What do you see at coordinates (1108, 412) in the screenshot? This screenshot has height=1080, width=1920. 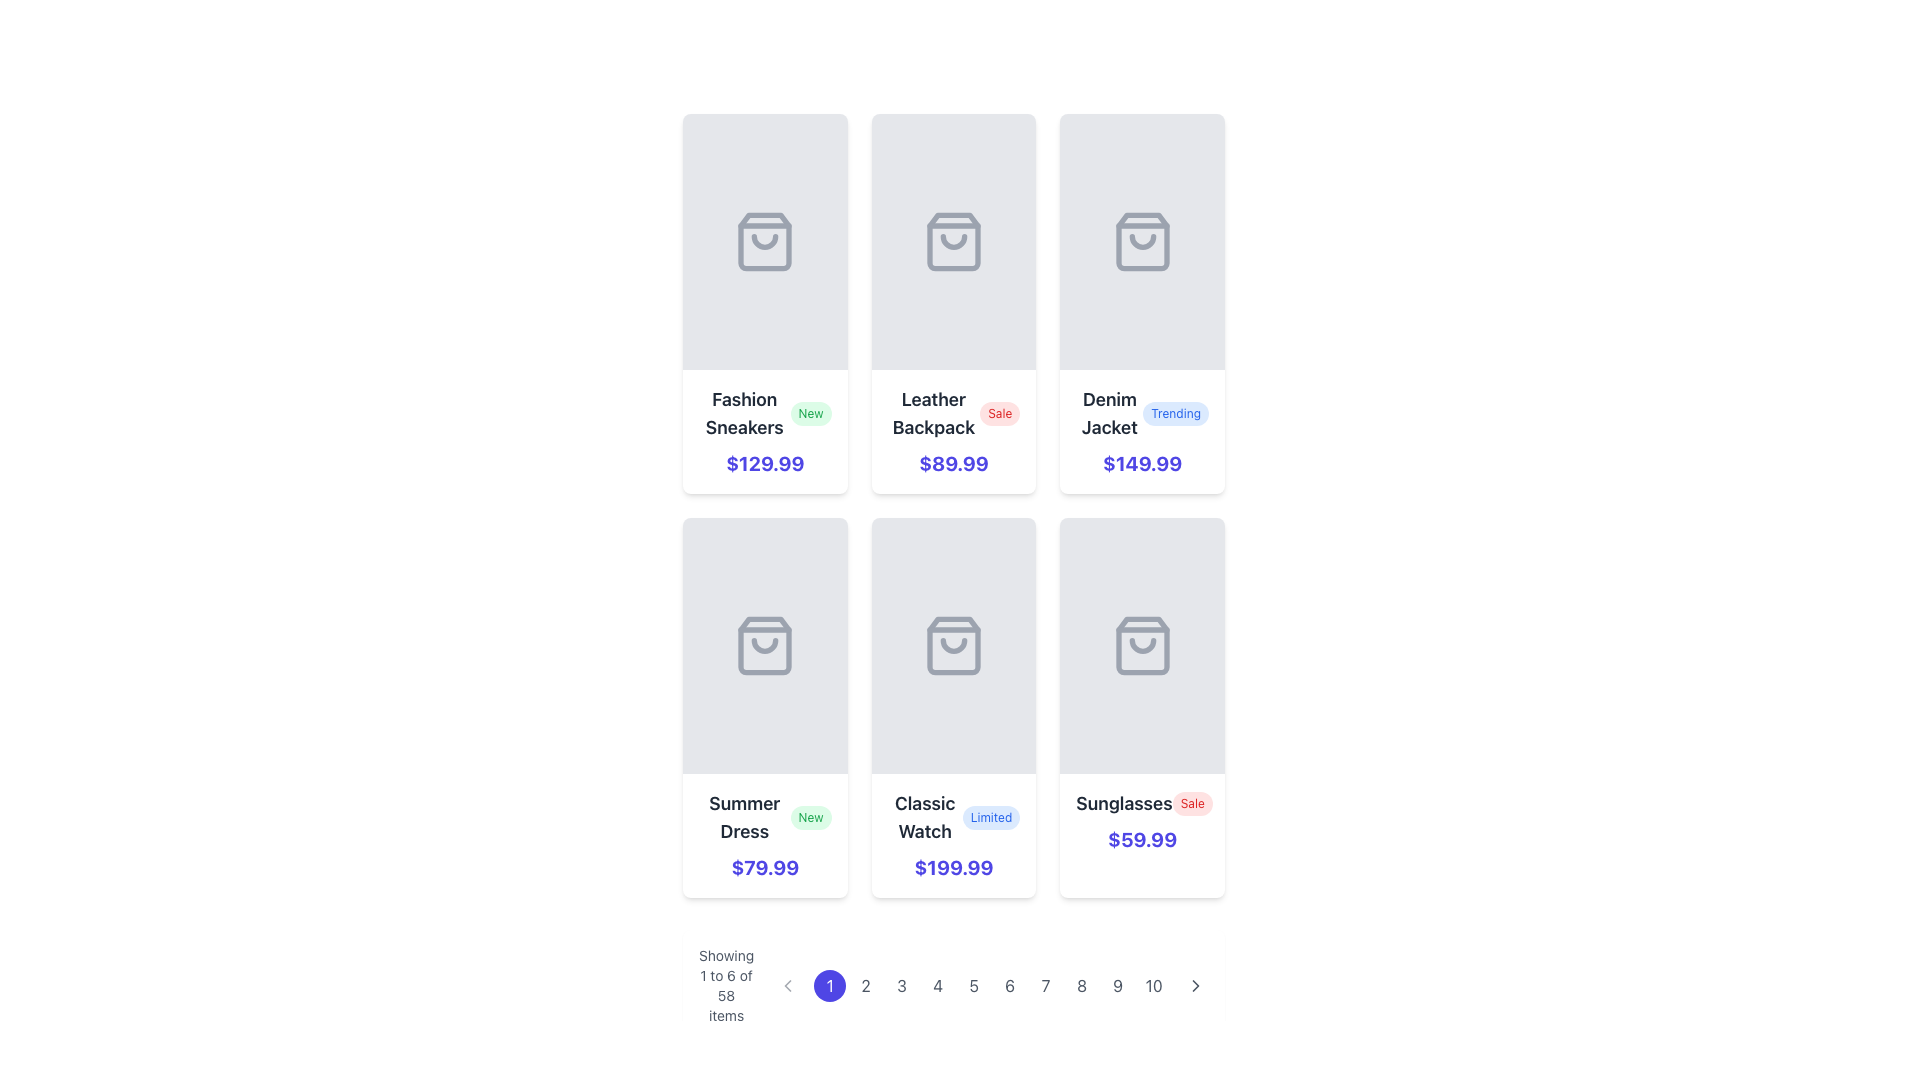 I see `the text element displaying 'Denim Jacket' in bold dark gray color, located in the top row, third column of the product card, just above the price and next to the 'Trending' badge` at bounding box center [1108, 412].